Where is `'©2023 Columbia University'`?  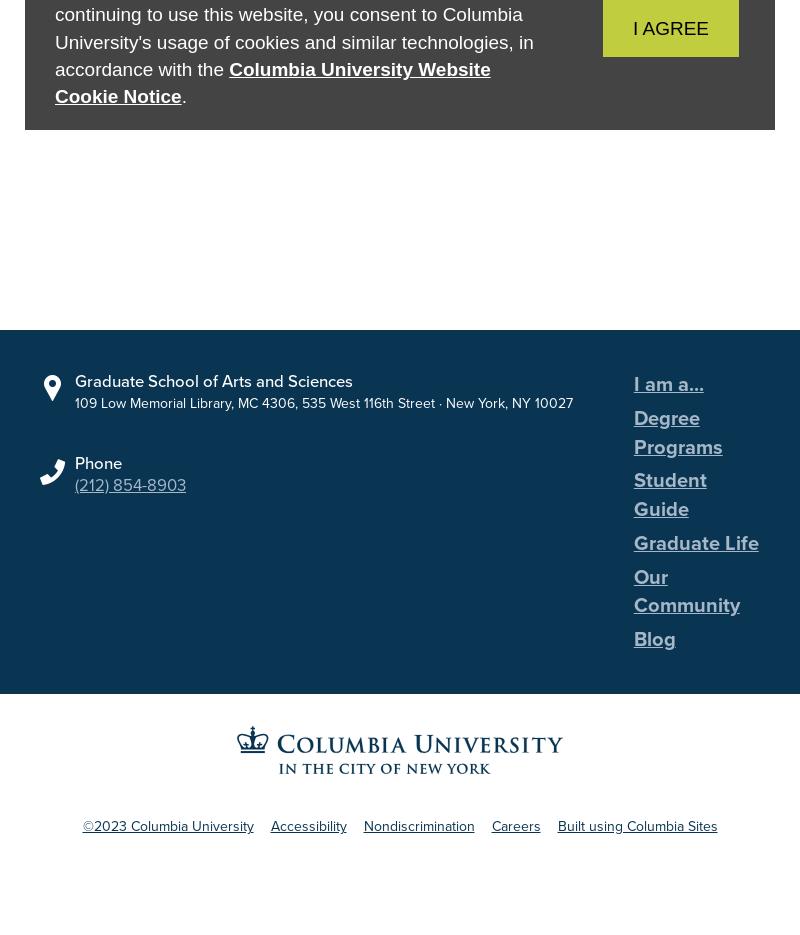 '©2023 Columbia University' is located at coordinates (82, 842).